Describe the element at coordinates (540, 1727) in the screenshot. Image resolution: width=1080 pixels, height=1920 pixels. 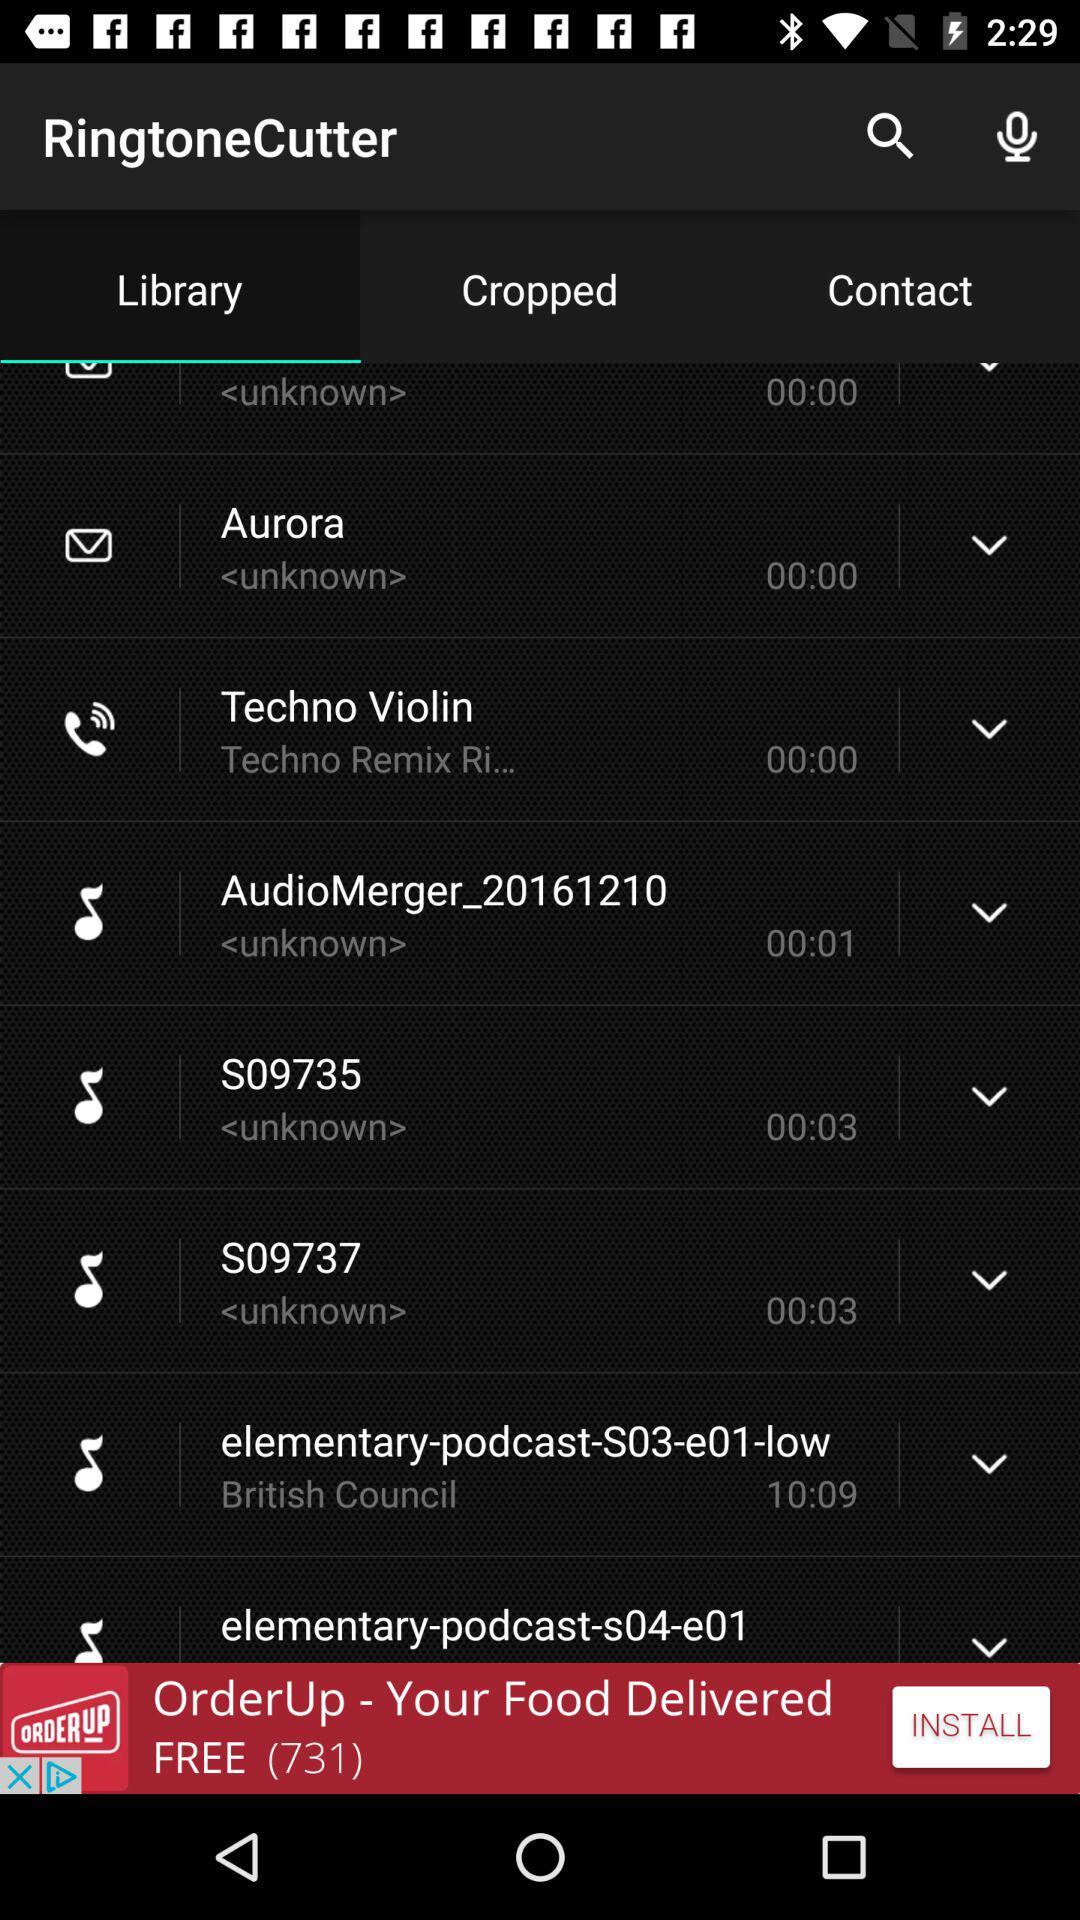
I see `see advertisement` at that location.